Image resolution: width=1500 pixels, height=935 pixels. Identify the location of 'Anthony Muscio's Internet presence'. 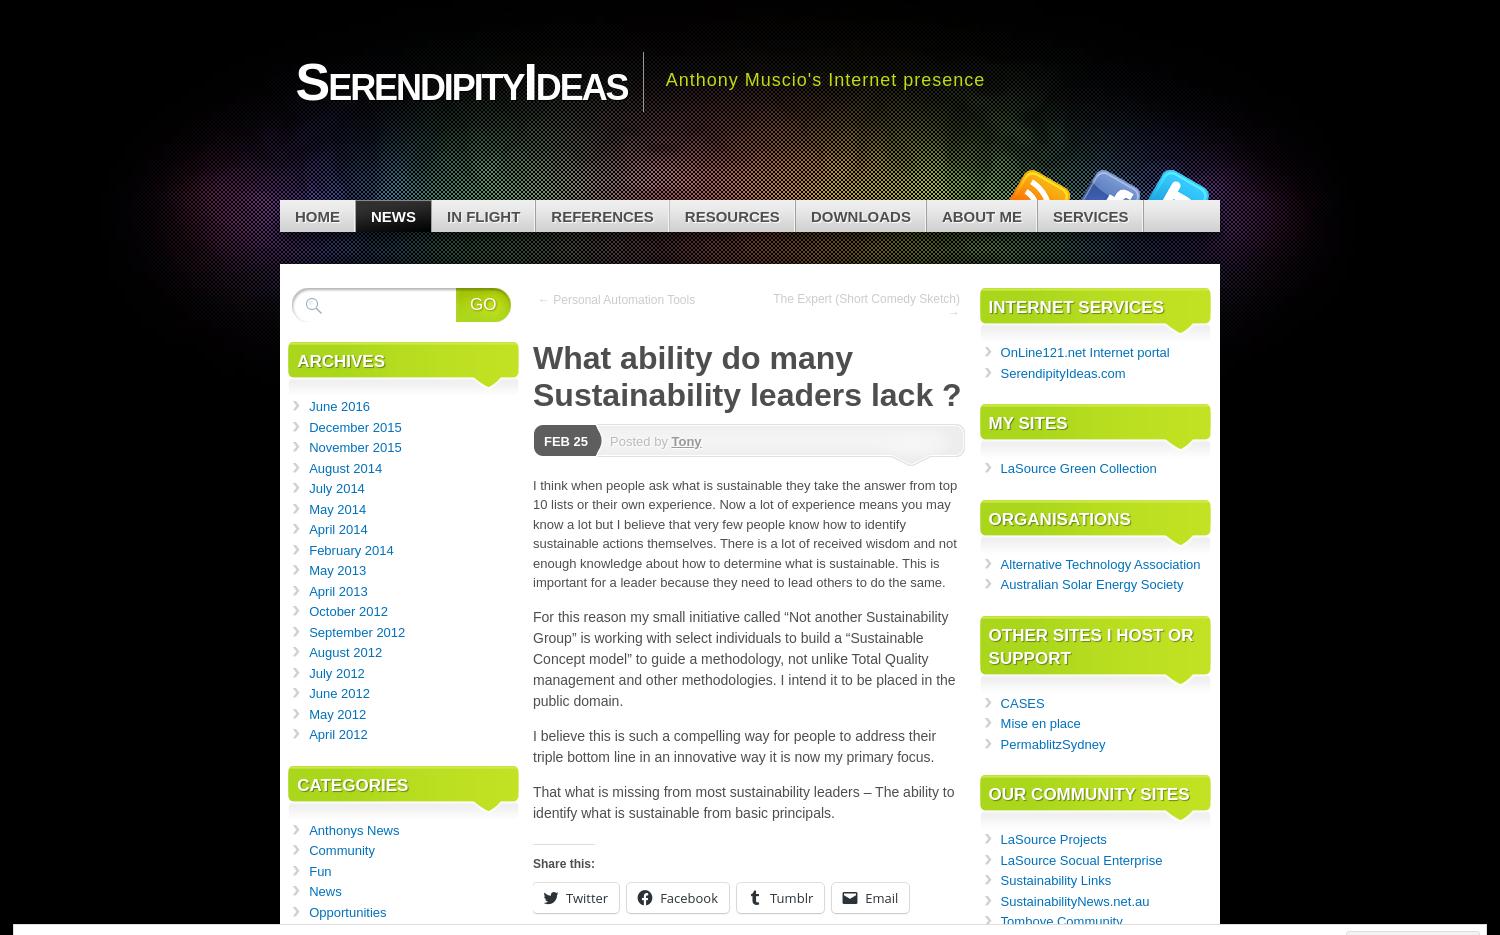
(824, 79).